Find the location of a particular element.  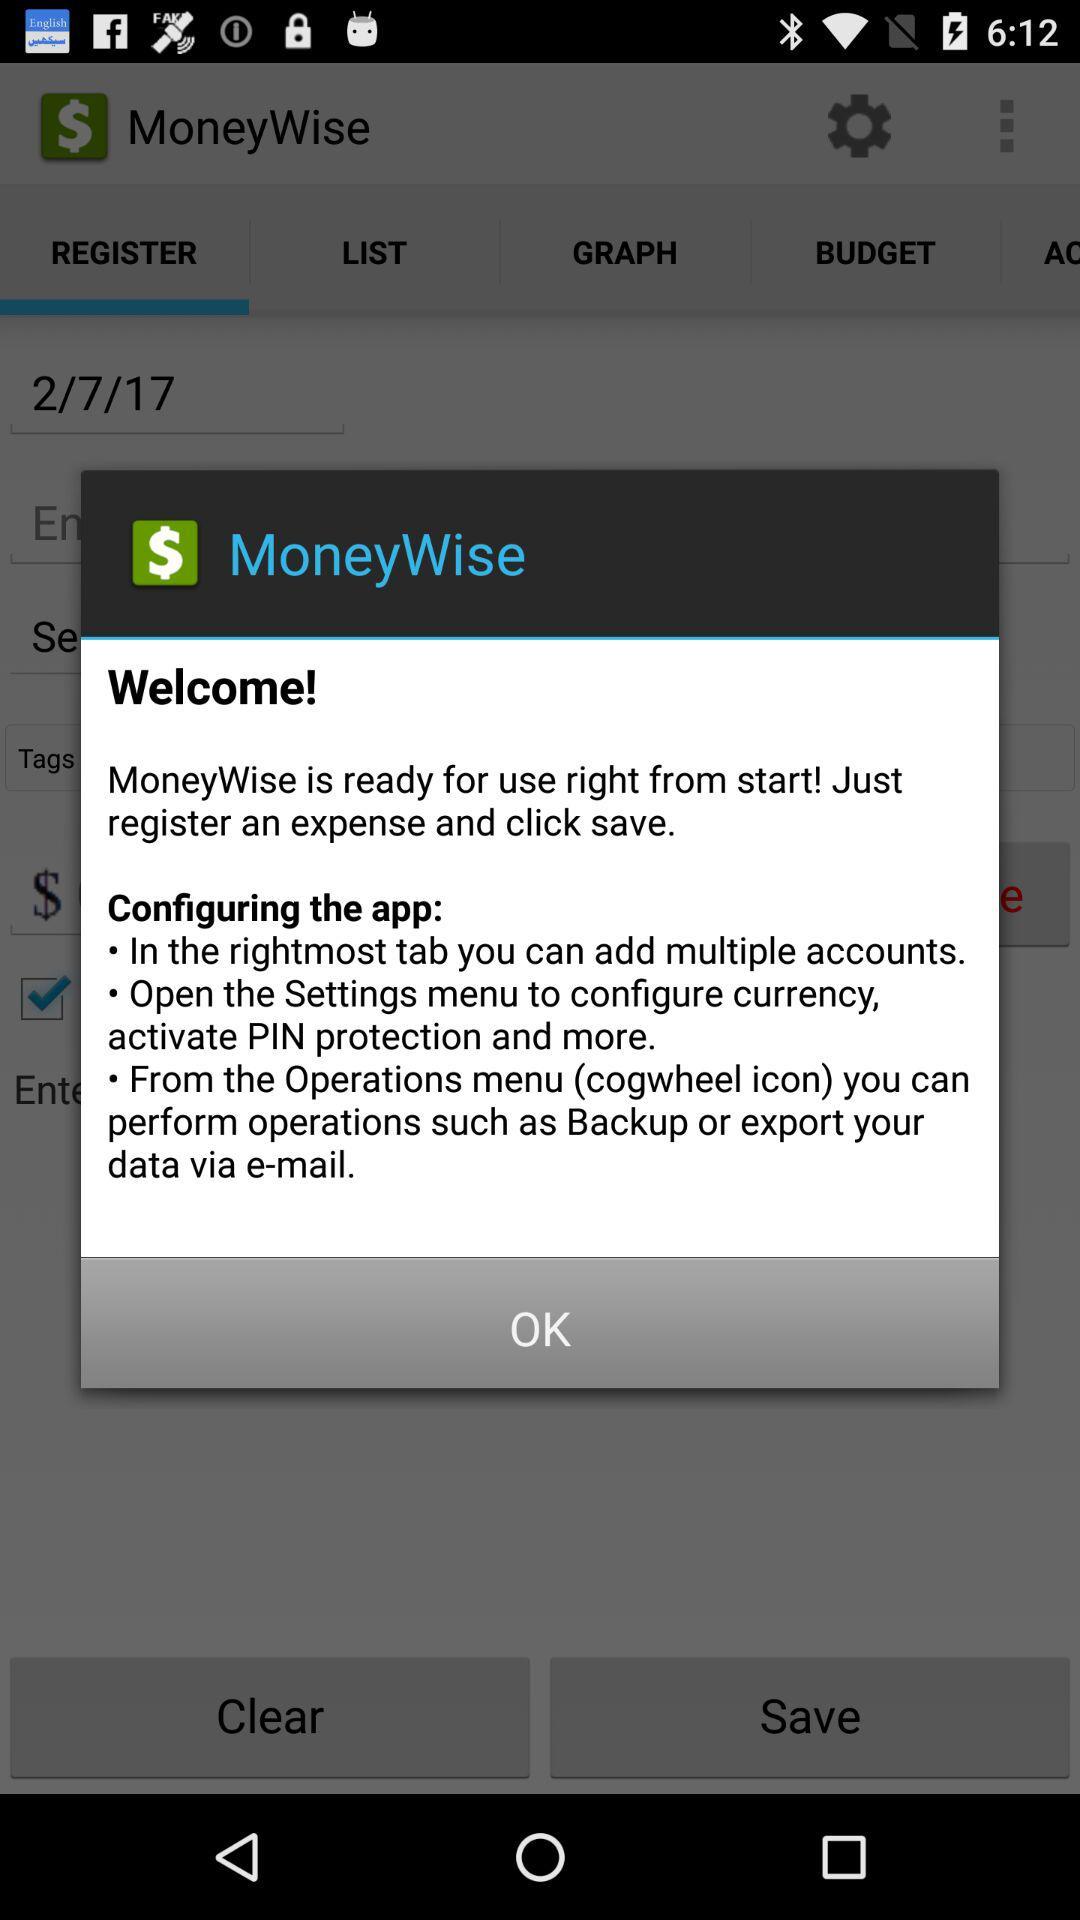

the welcome moneywise is app is located at coordinates (540, 940).